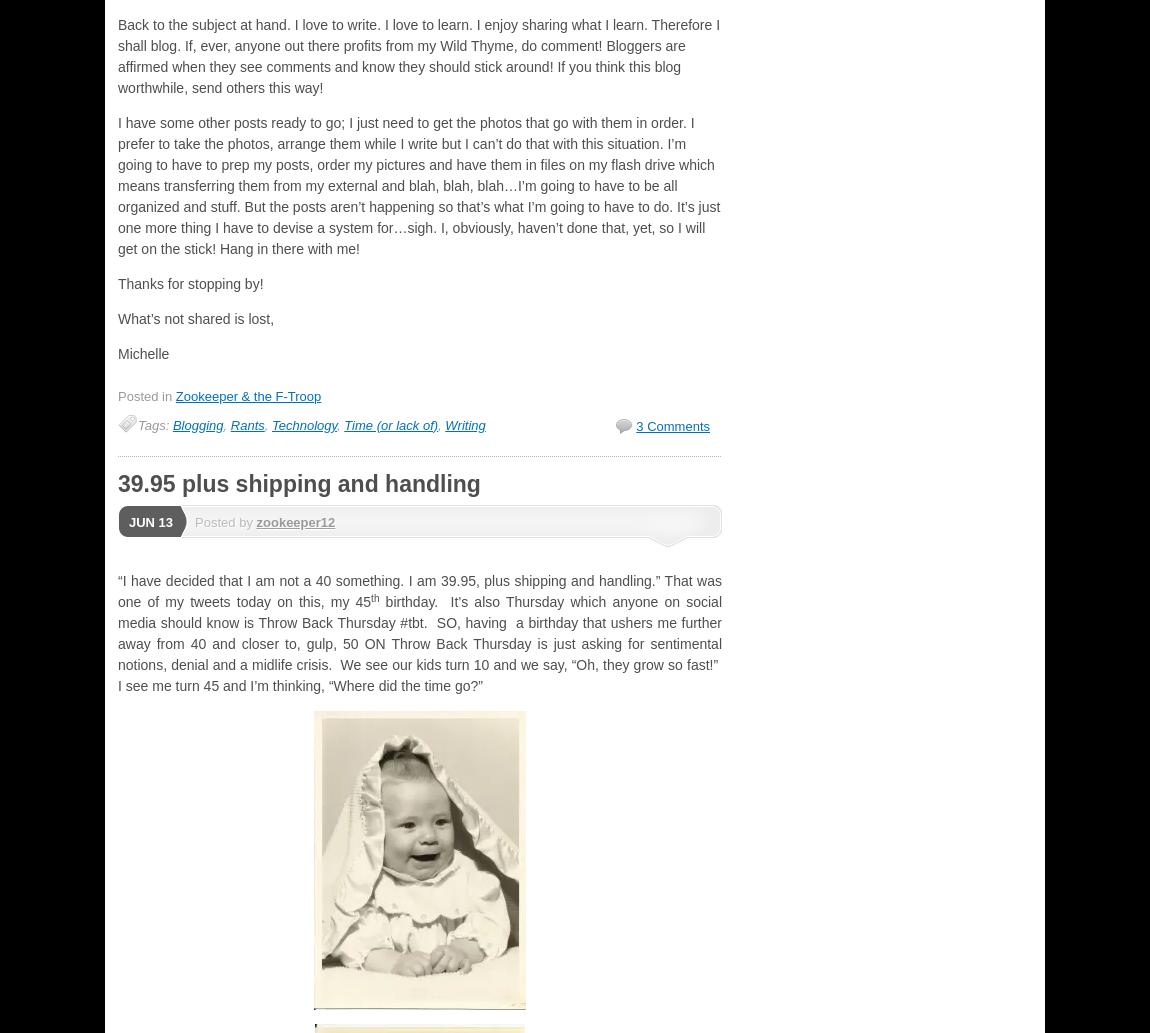  What do you see at coordinates (154, 424) in the screenshot?
I see `'Tags:'` at bounding box center [154, 424].